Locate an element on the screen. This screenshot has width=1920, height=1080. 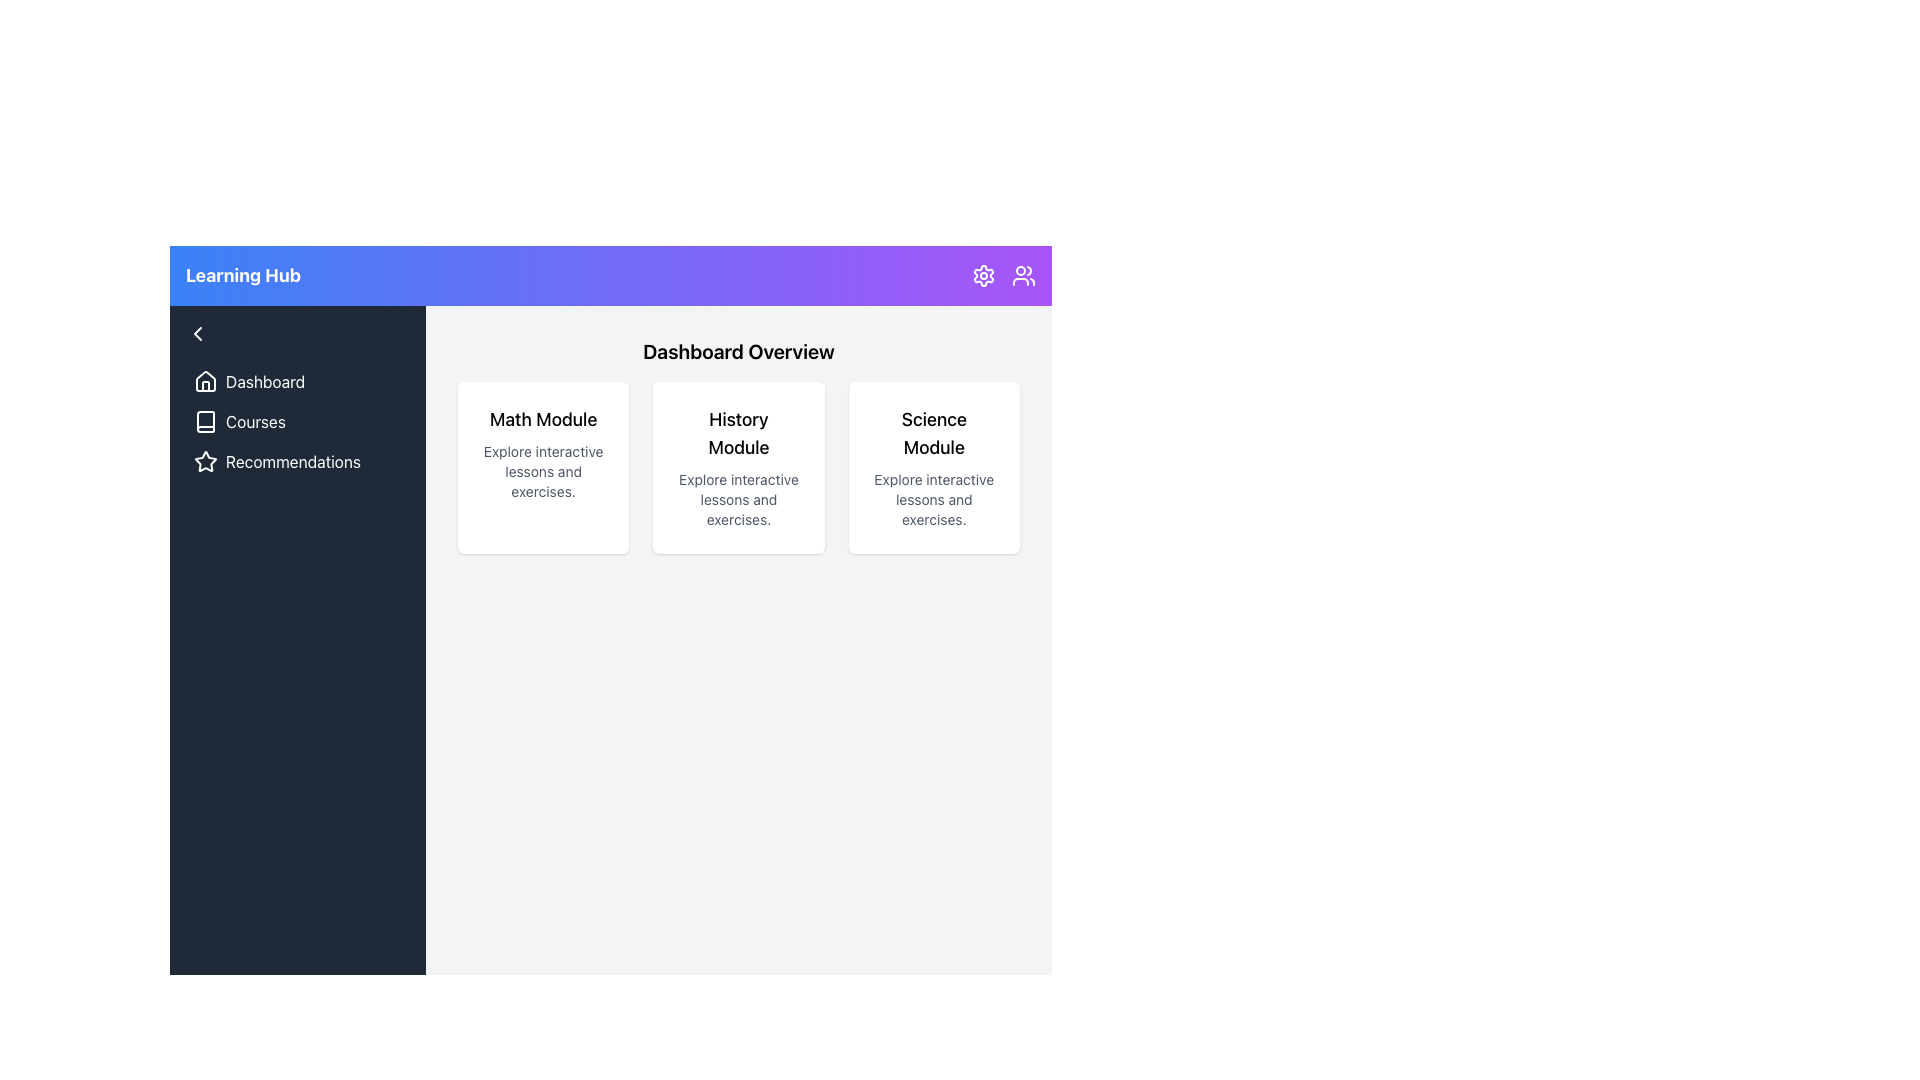
the house icon SVG element is located at coordinates (206, 381).